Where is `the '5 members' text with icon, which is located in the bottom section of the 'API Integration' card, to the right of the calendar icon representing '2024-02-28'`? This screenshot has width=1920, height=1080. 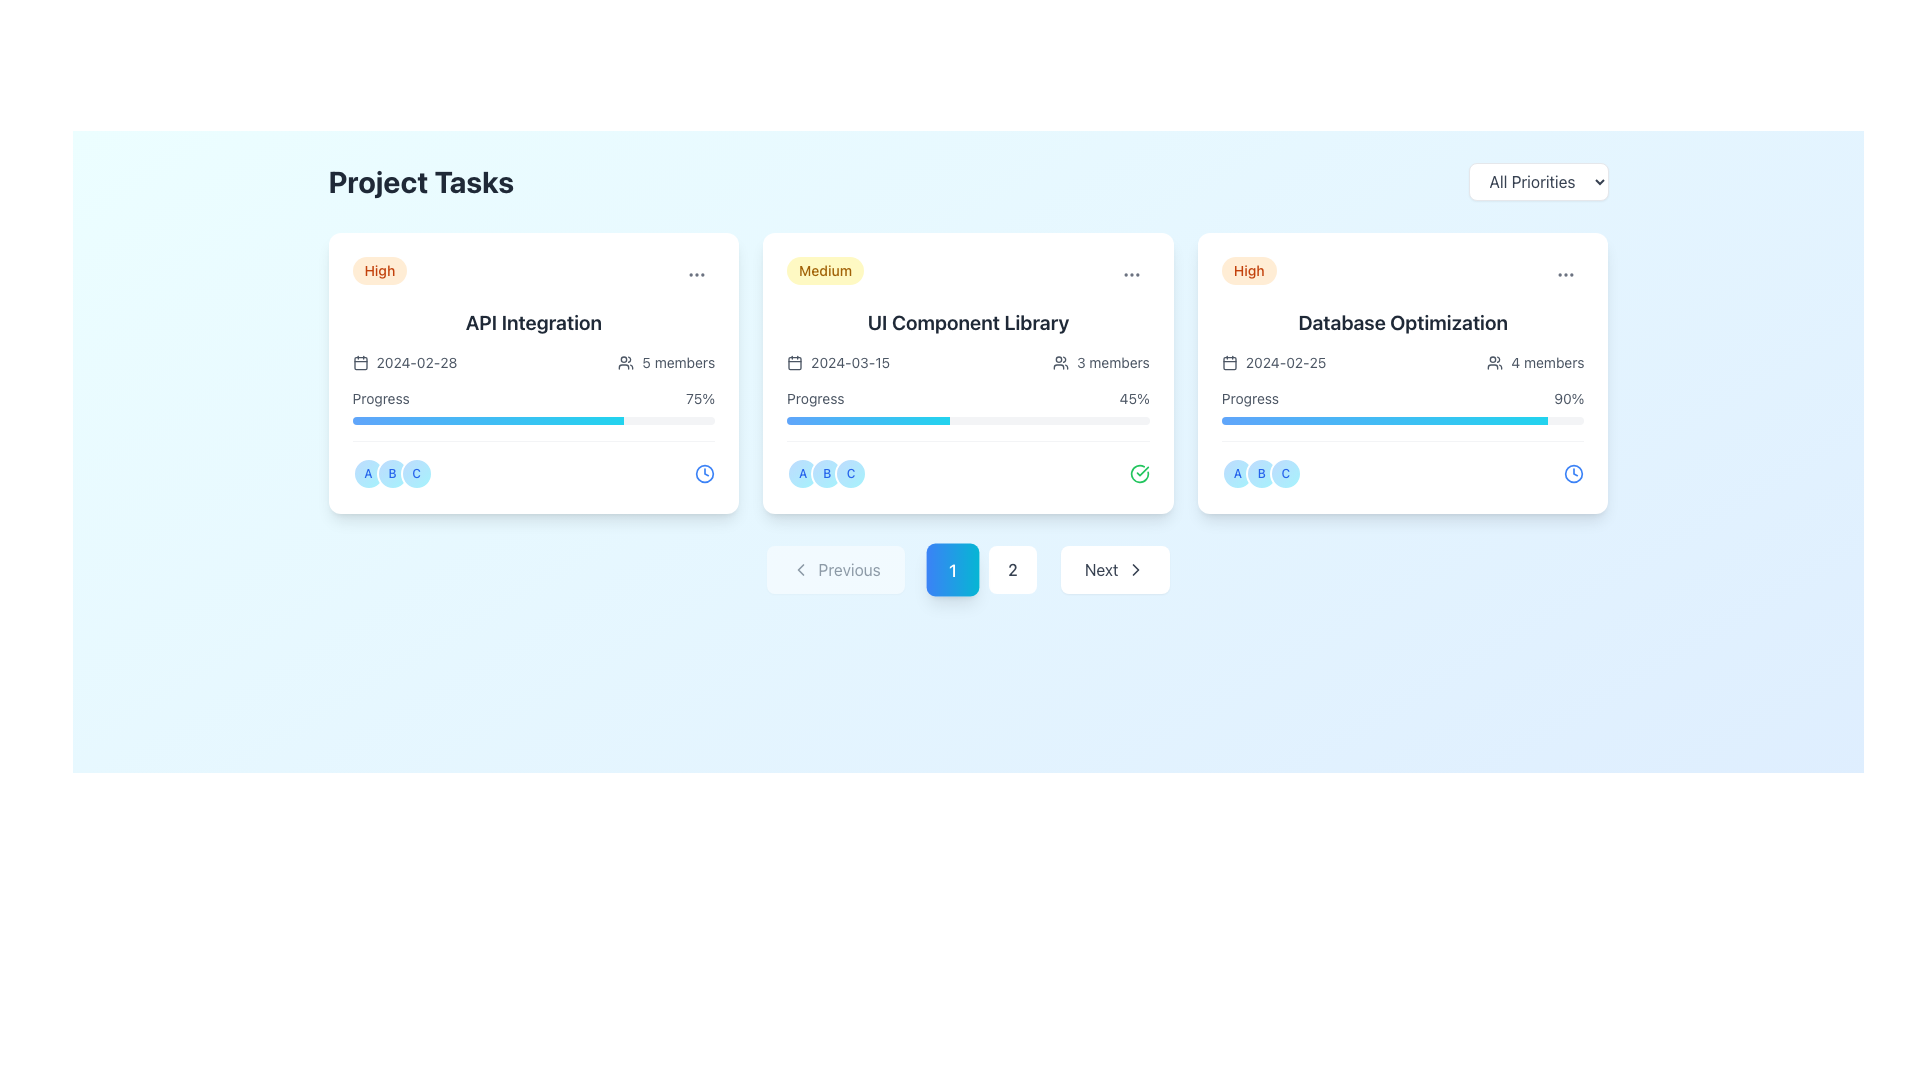 the '5 members' text with icon, which is located in the bottom section of the 'API Integration' card, to the right of the calendar icon representing '2024-02-28' is located at coordinates (666, 362).